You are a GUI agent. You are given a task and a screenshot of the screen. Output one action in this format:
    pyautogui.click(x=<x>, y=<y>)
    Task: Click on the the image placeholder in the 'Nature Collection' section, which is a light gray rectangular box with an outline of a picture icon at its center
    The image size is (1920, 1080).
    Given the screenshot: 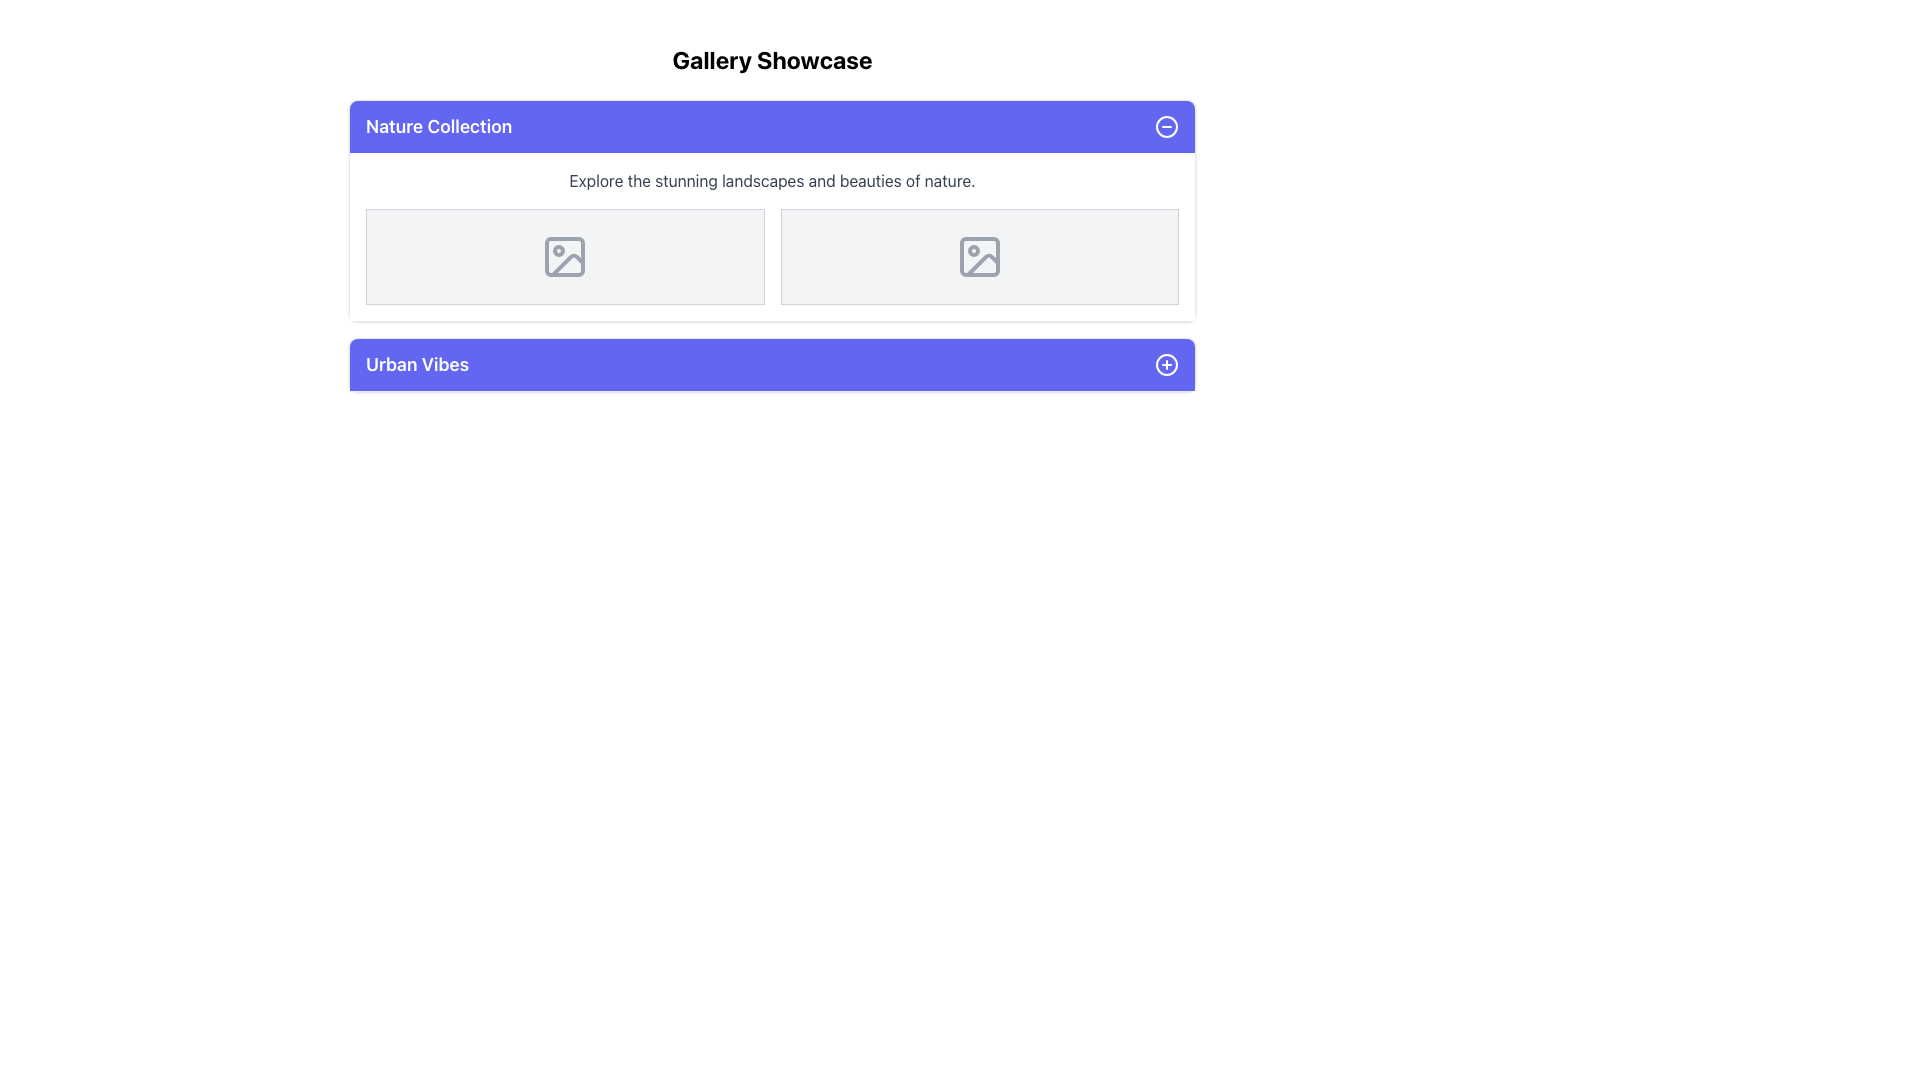 What is the action you would take?
    pyautogui.click(x=564, y=256)
    